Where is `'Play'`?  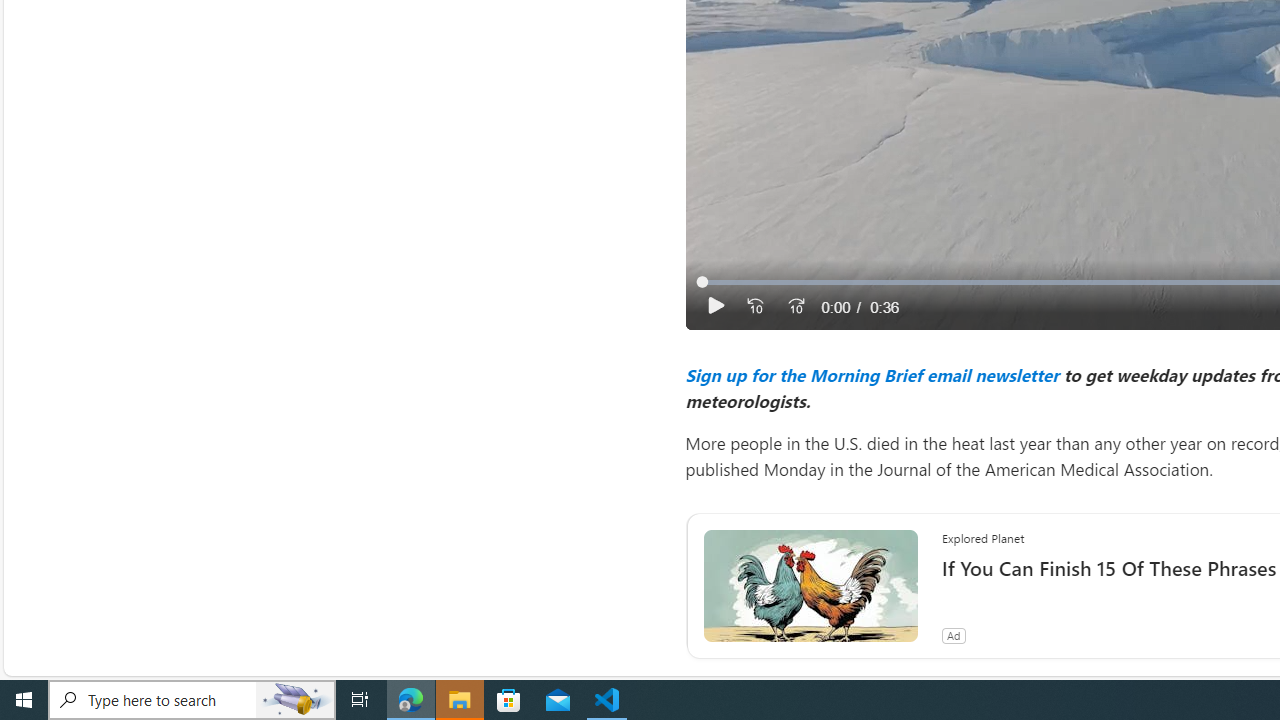 'Play' is located at coordinates (715, 306).